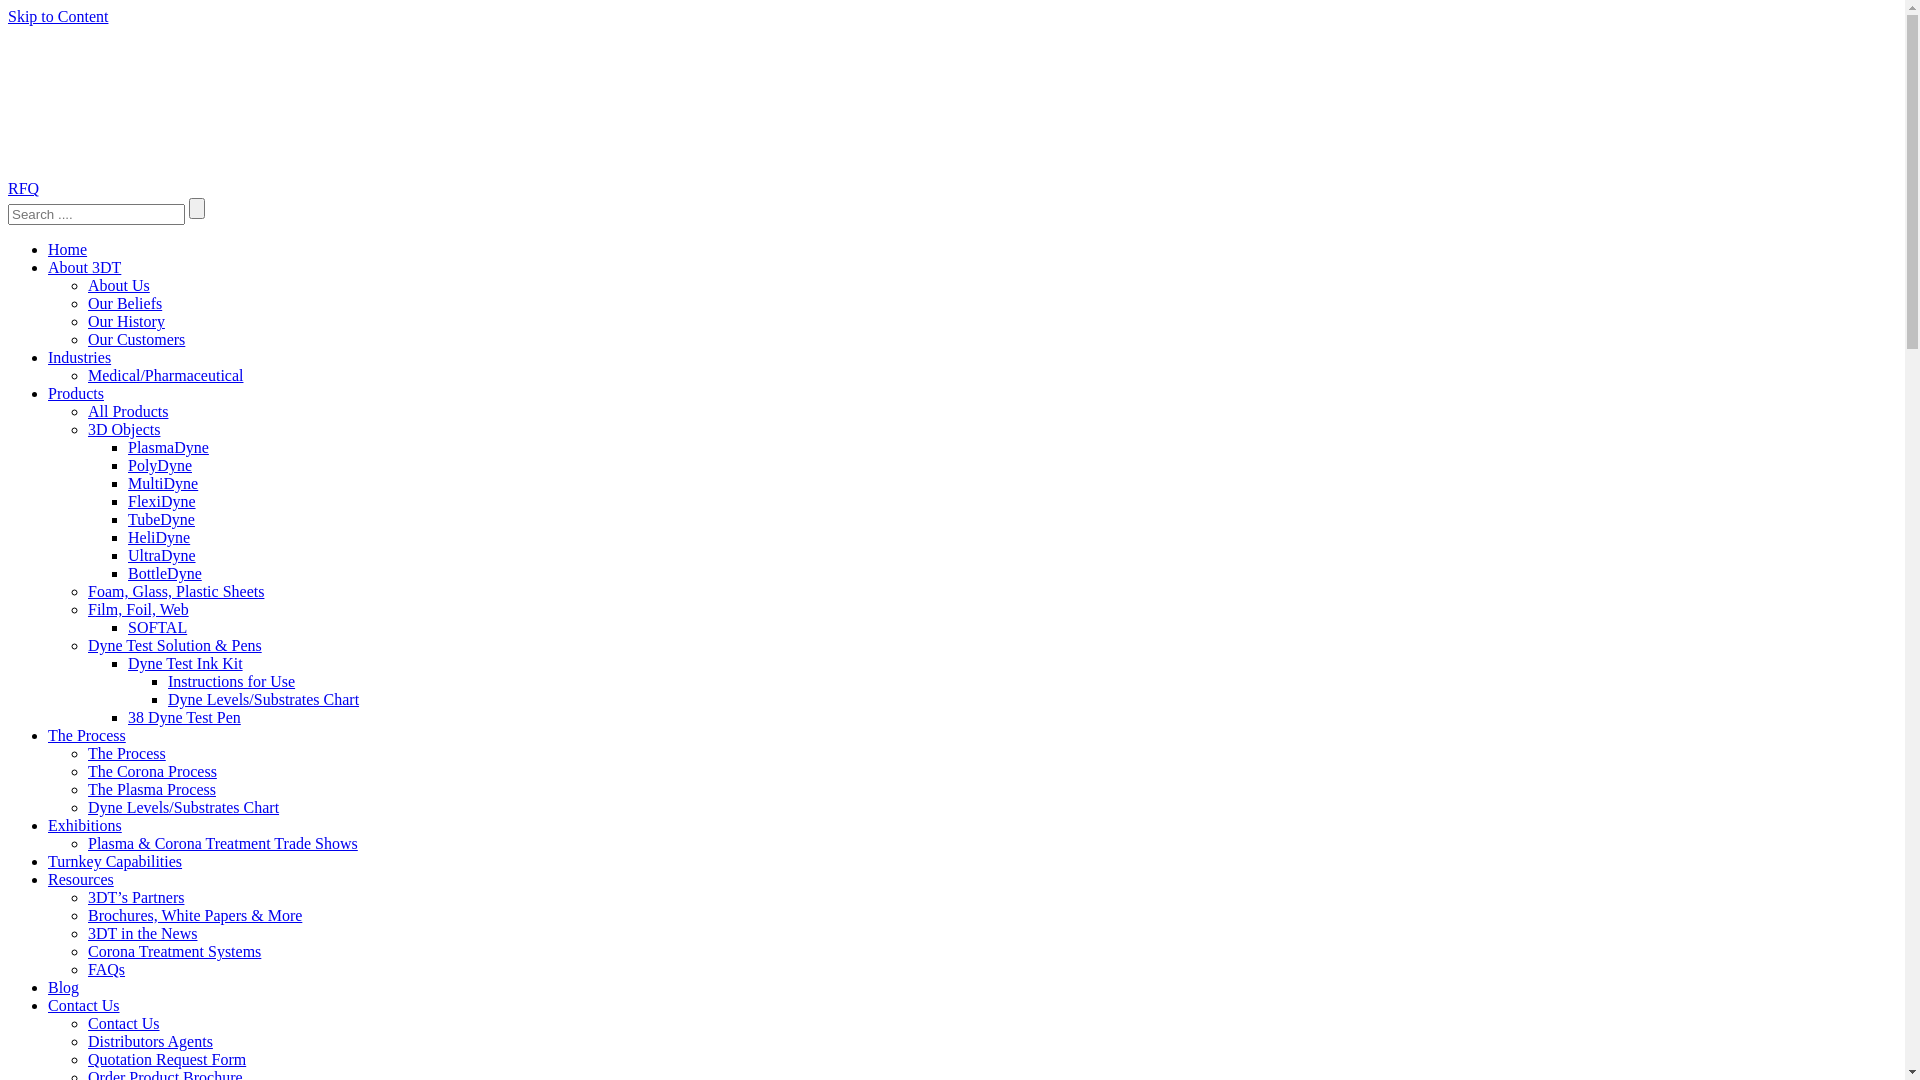  Describe the element at coordinates (231, 680) in the screenshot. I see `'Instructions for Use'` at that location.